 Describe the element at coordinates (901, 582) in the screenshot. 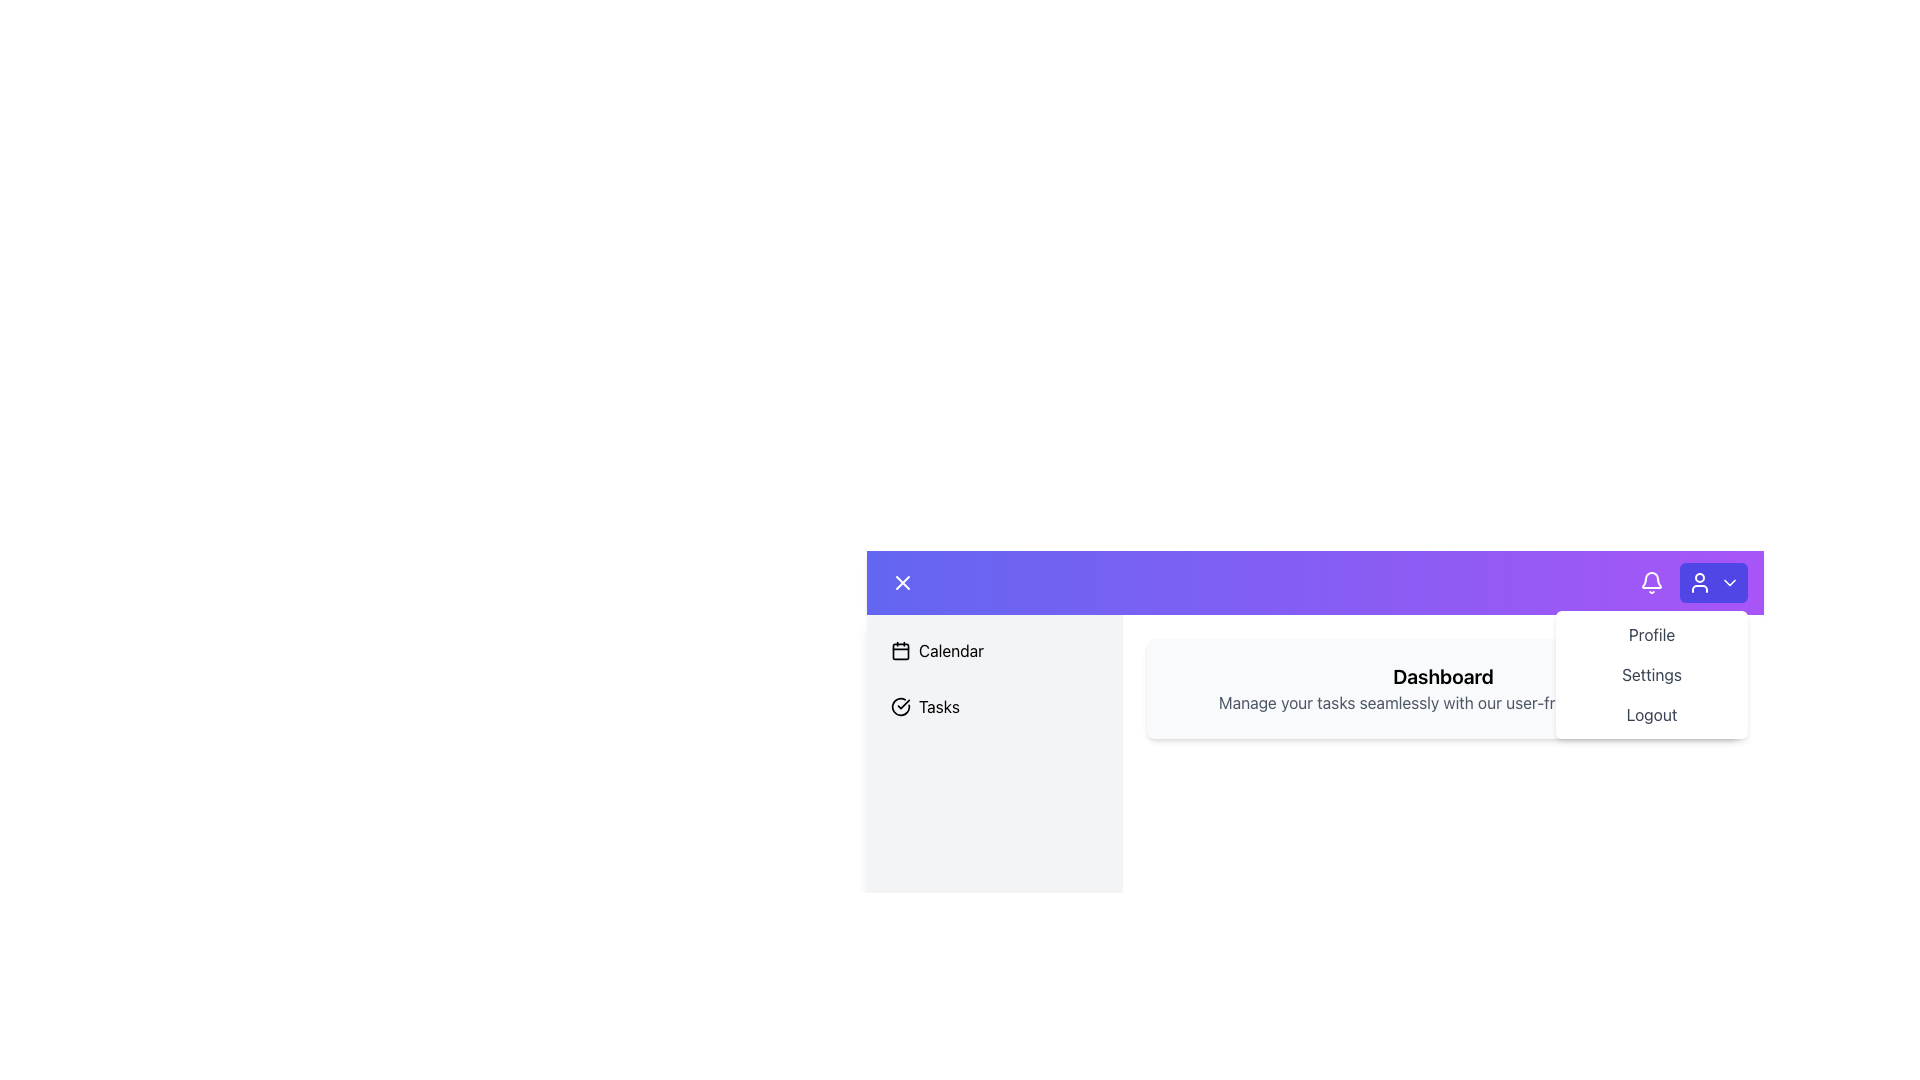

I see `the close button located at the top-left corner of the indigo-to-purple gradient navigation bar` at that location.